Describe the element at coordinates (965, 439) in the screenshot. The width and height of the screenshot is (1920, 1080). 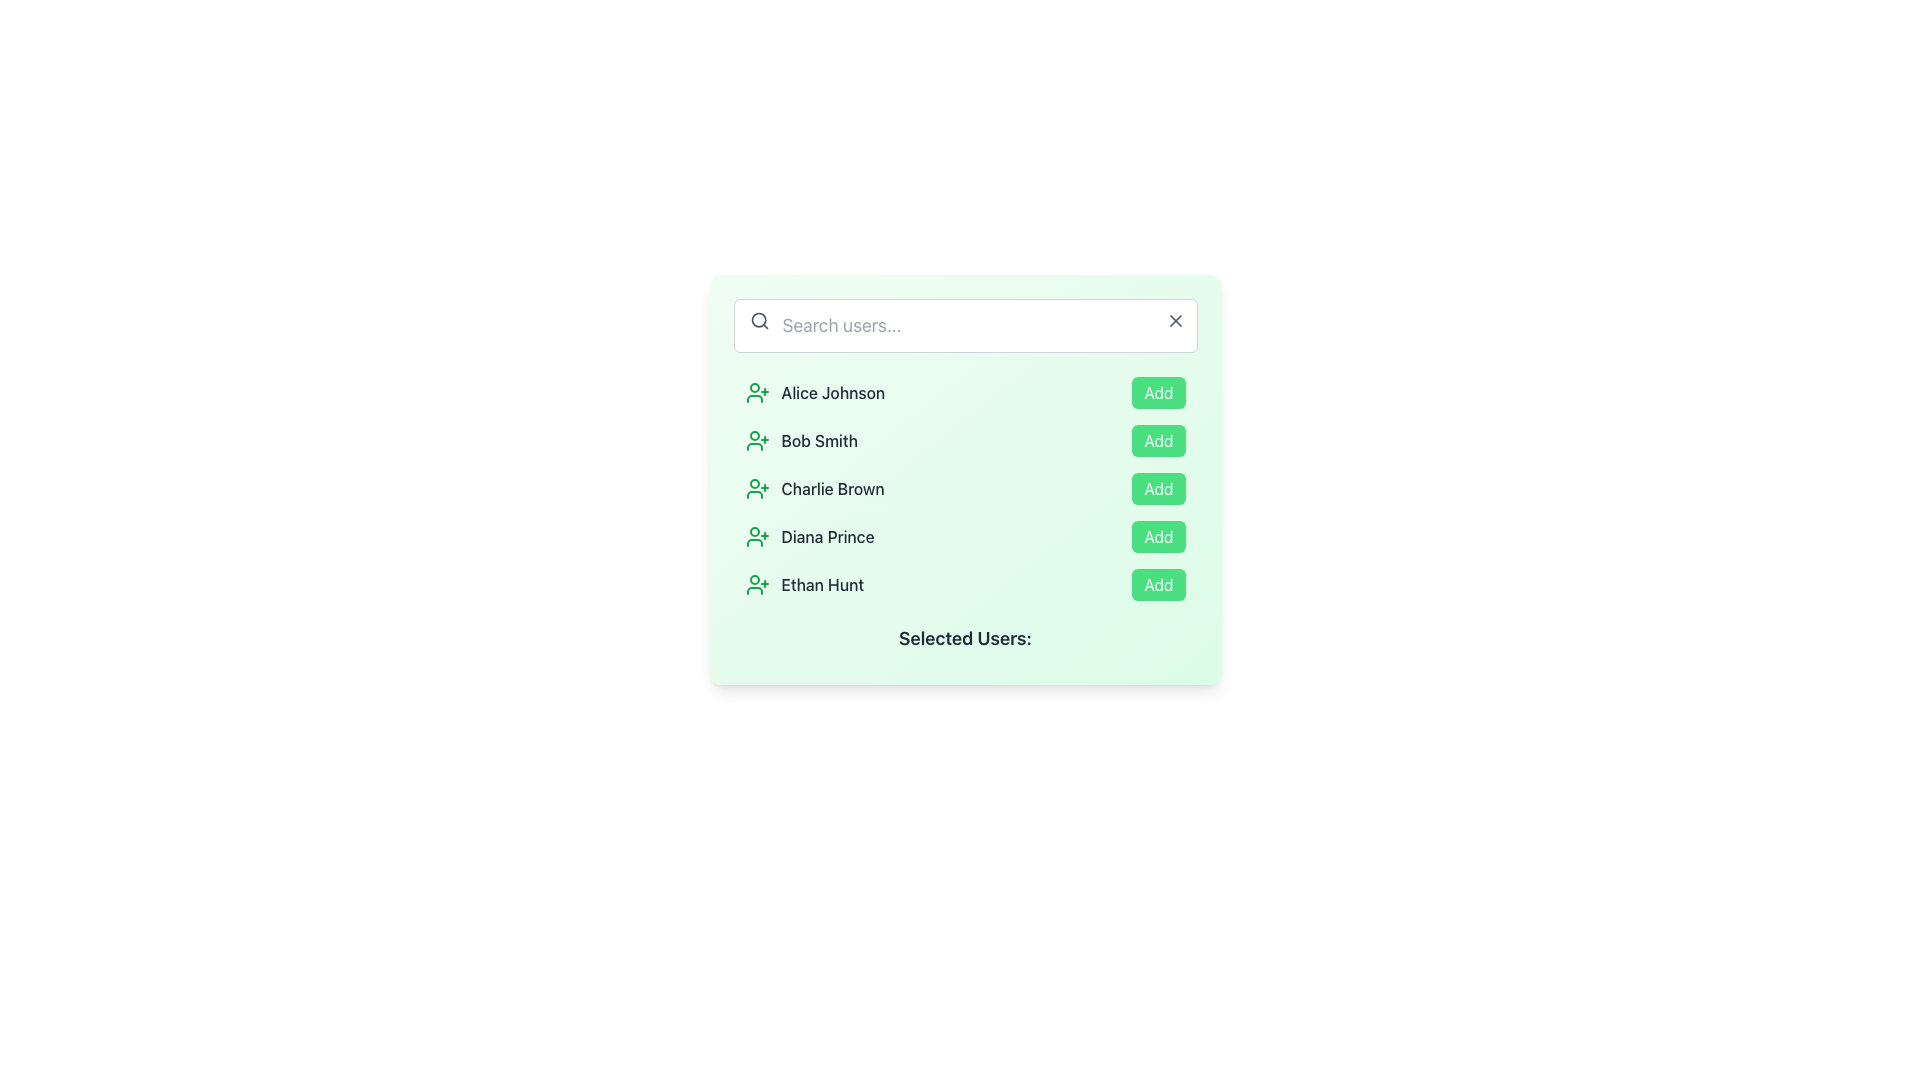
I see `the list item for 'Bob Smith' located between 'Alice Johnson' and 'Charlie Brown'` at that location.